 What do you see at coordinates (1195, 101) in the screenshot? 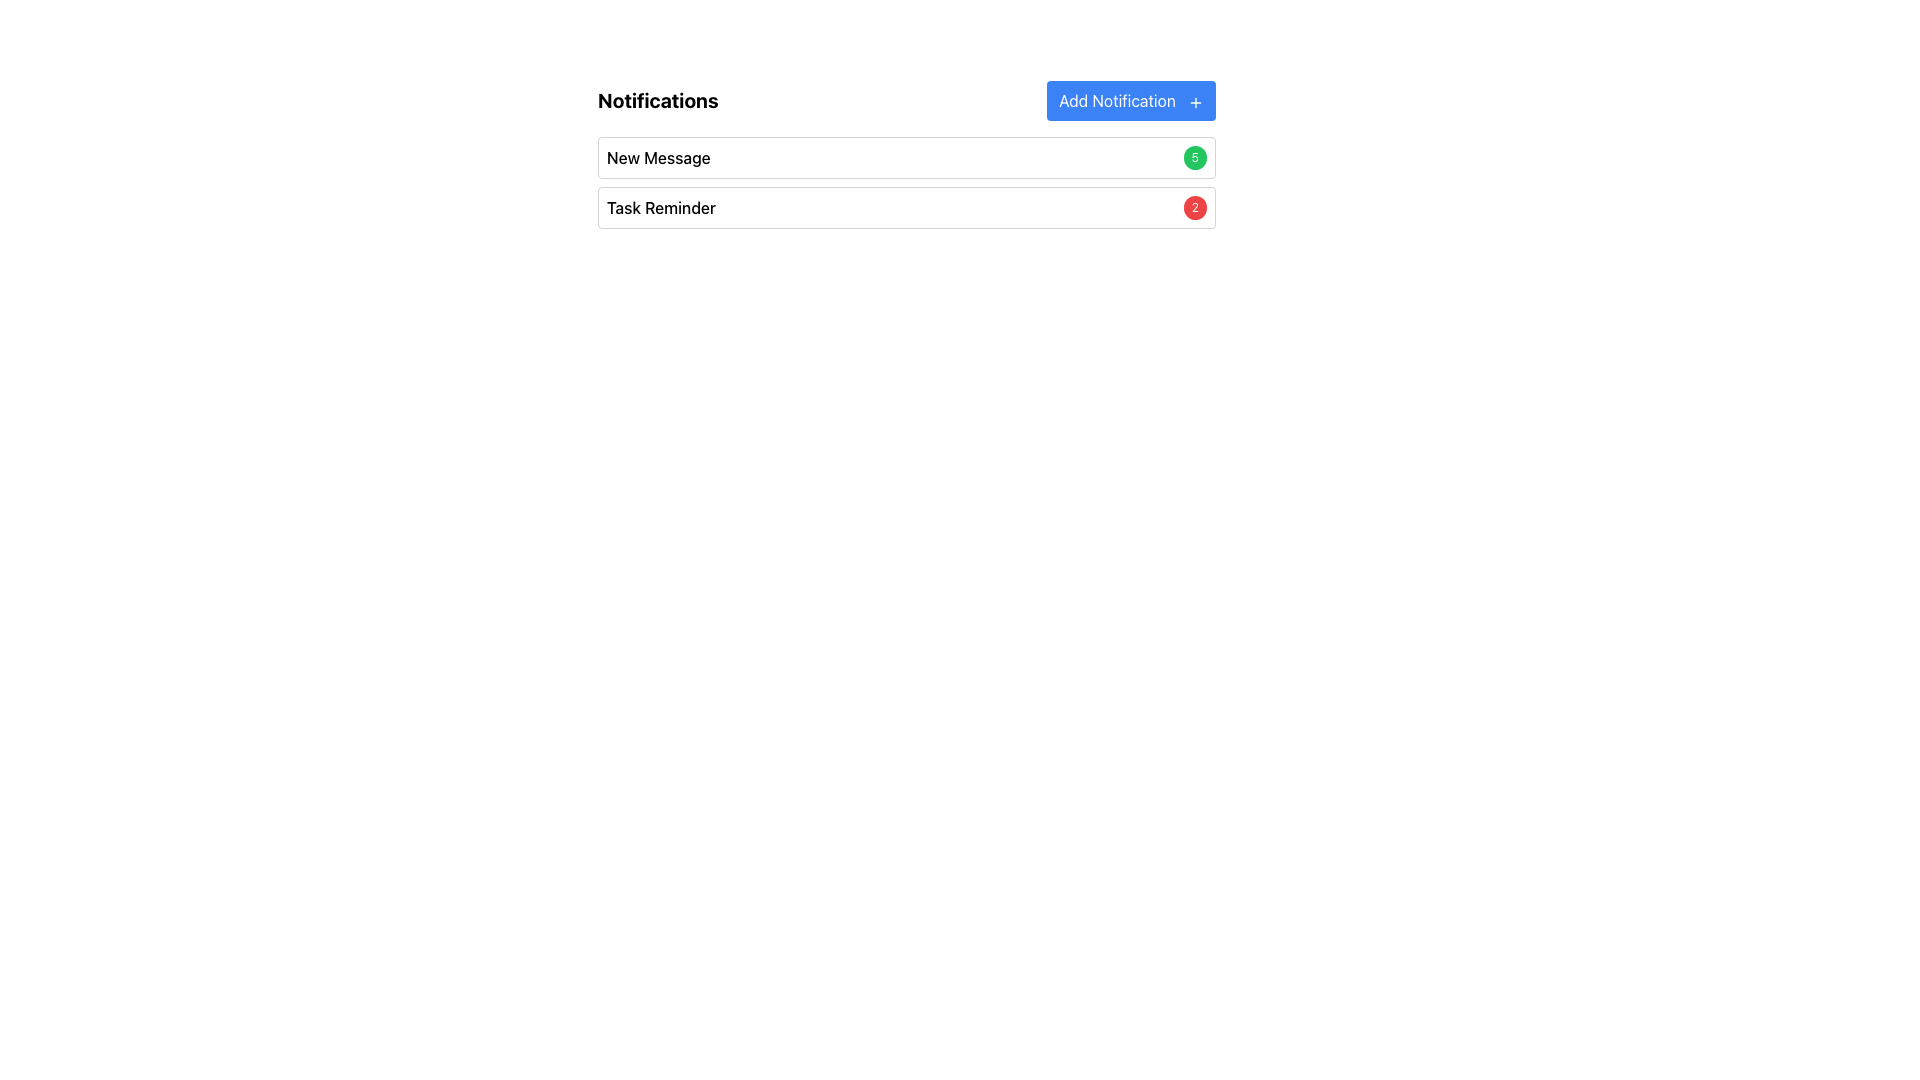
I see `the '+' icon associated with the 'Add Notification' button located in the top-right section of the main interface` at bounding box center [1195, 101].